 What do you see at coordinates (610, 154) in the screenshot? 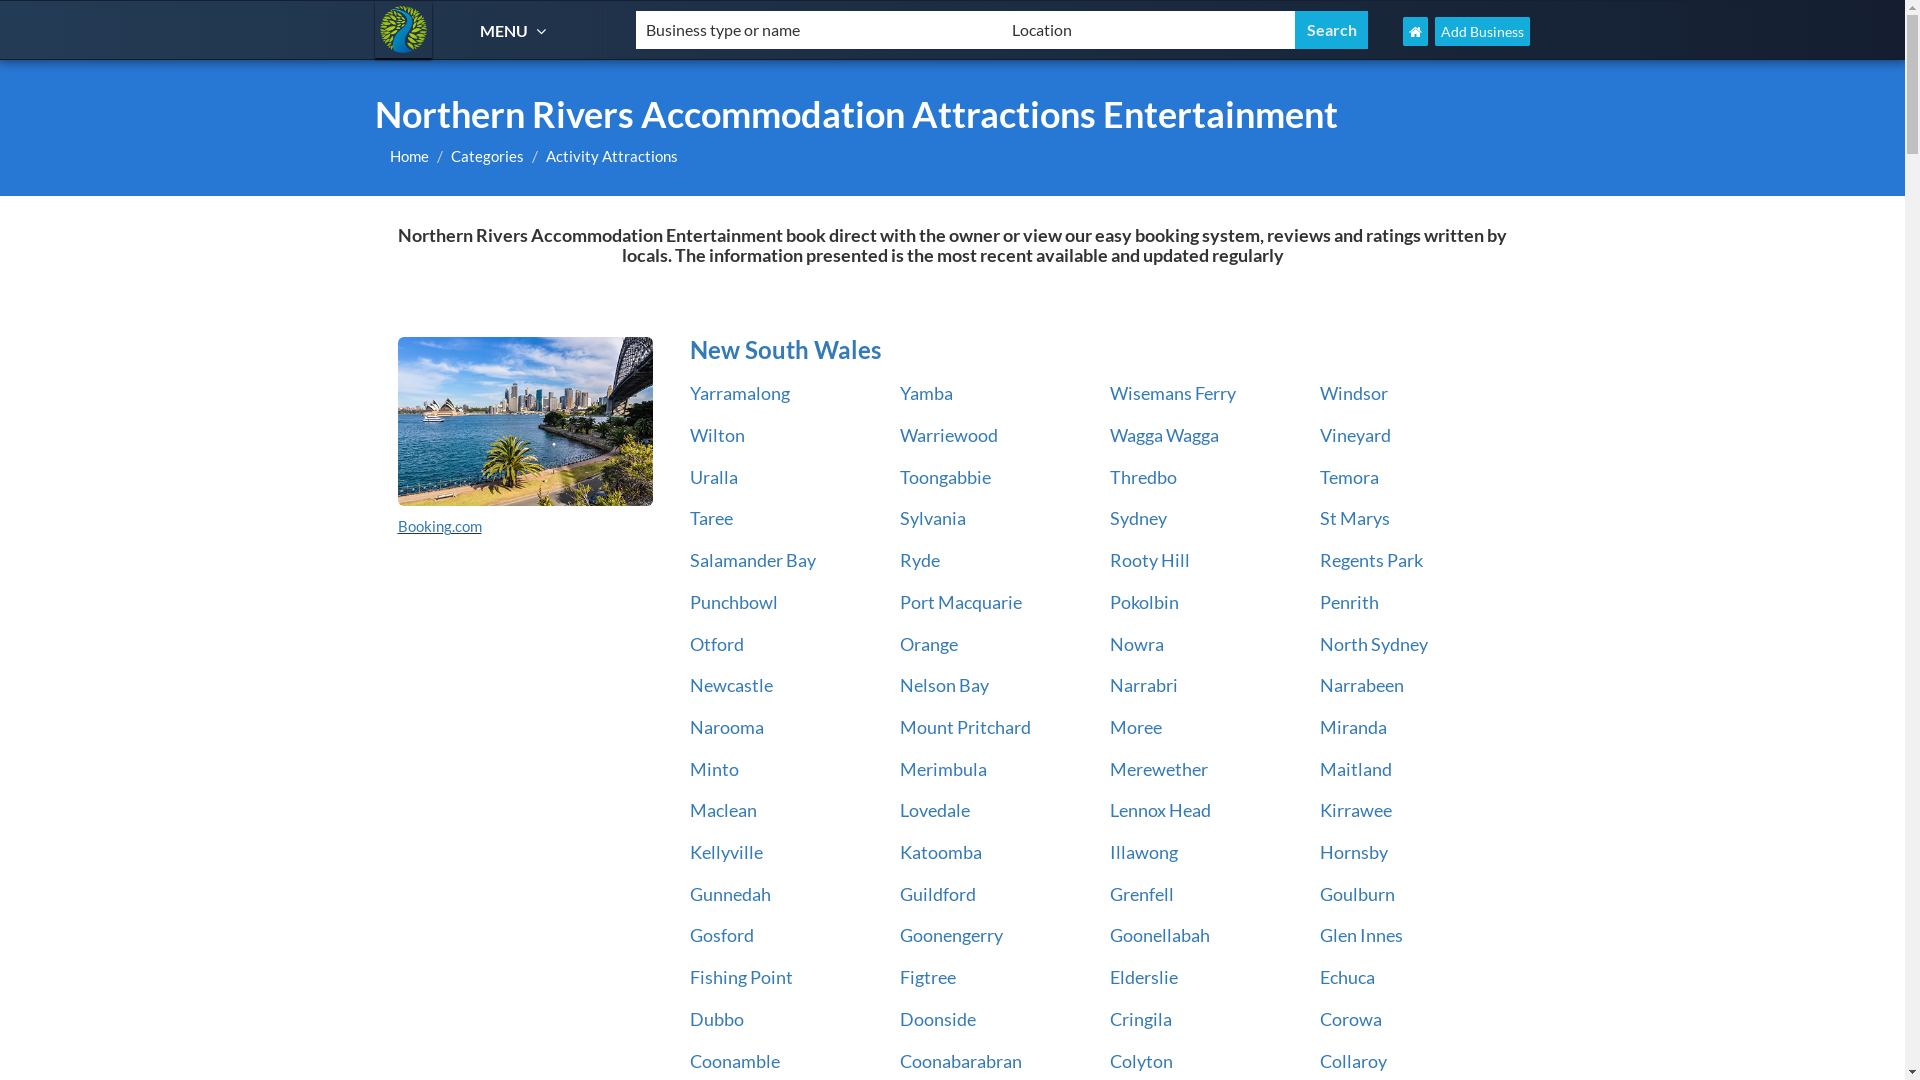
I see `'Activity Attractions'` at bounding box center [610, 154].